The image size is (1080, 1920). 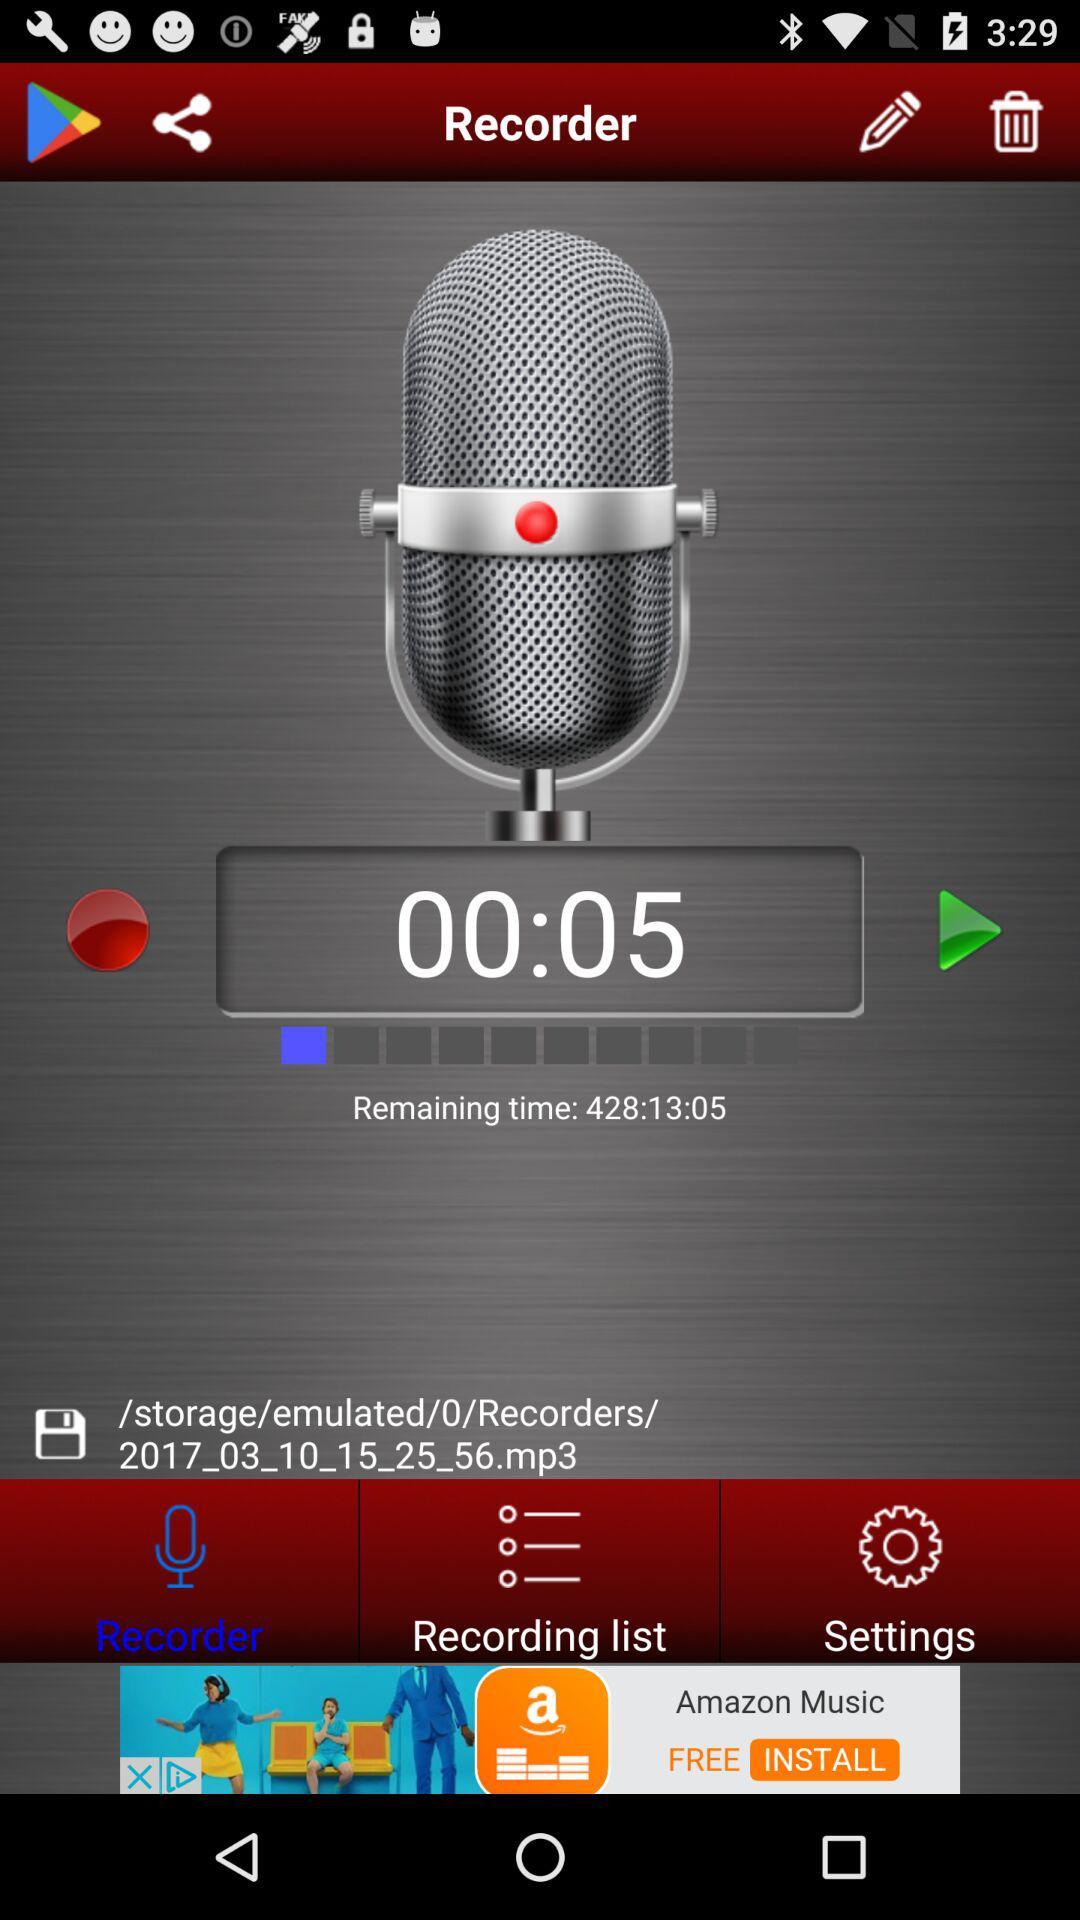 What do you see at coordinates (971, 929) in the screenshot?
I see `recording` at bounding box center [971, 929].